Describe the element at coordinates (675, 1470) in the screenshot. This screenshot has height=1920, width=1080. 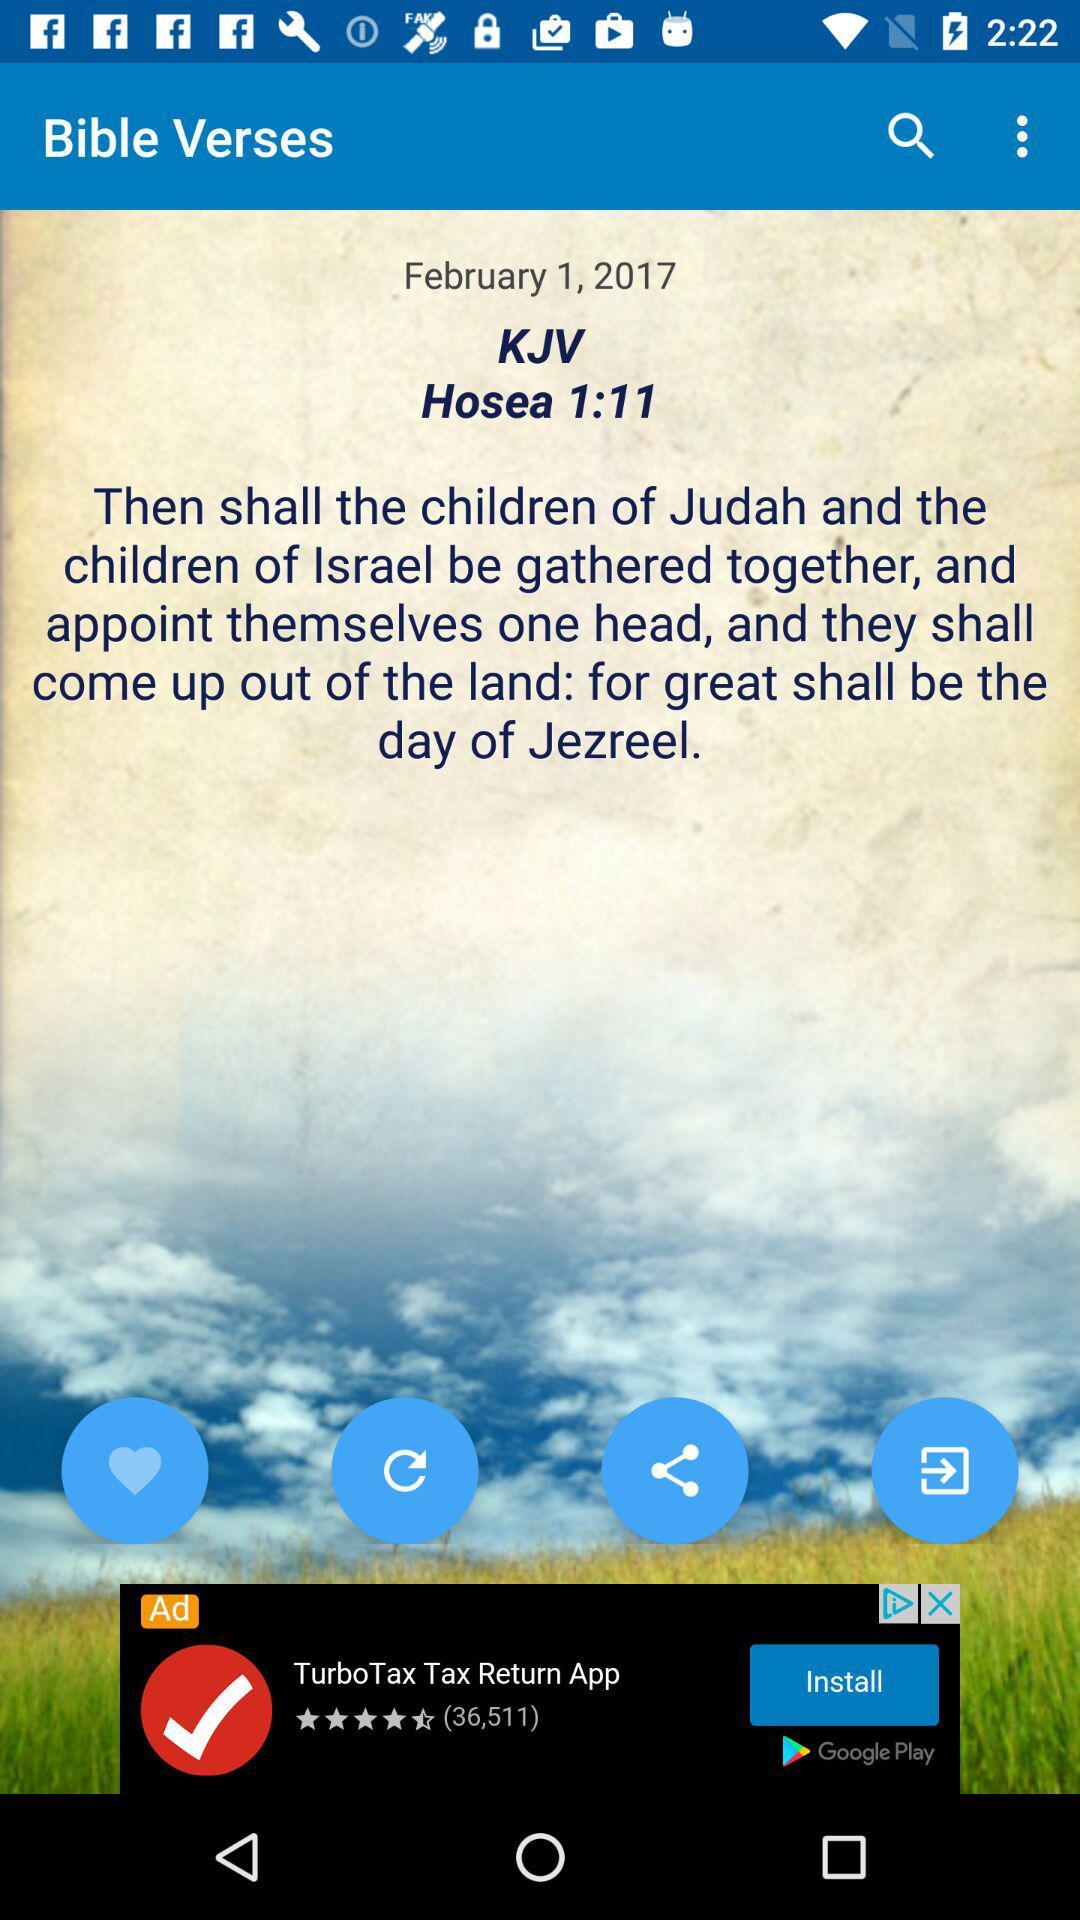
I see `save` at that location.